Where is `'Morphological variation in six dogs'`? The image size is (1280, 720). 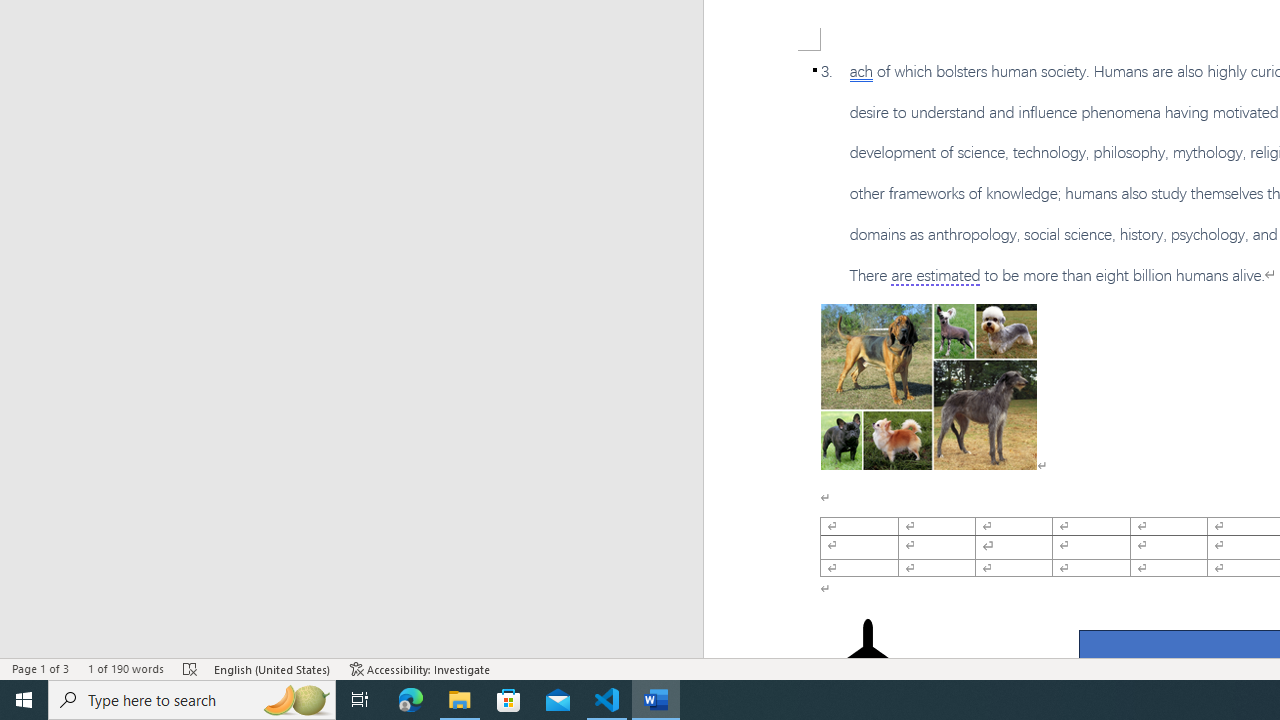 'Morphological variation in six dogs' is located at coordinates (927, 387).